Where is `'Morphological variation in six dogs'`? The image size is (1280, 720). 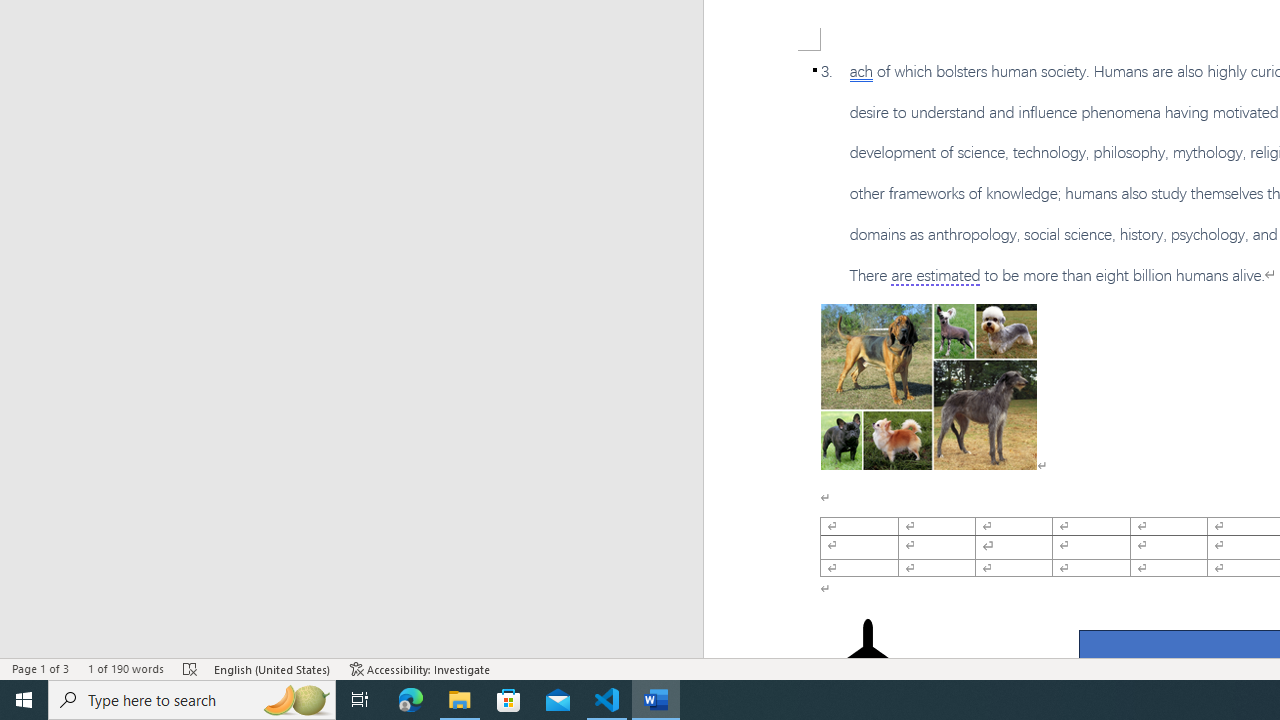 'Morphological variation in six dogs' is located at coordinates (927, 387).